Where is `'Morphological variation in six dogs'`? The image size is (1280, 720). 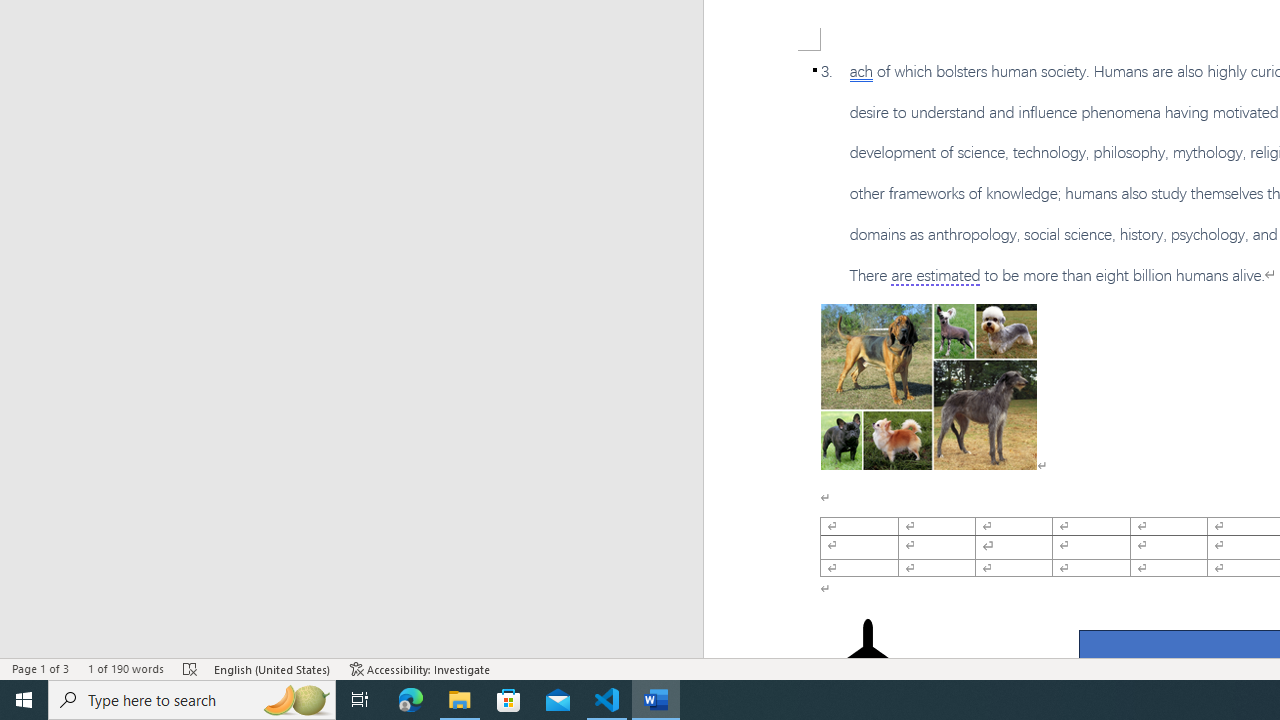 'Morphological variation in six dogs' is located at coordinates (927, 387).